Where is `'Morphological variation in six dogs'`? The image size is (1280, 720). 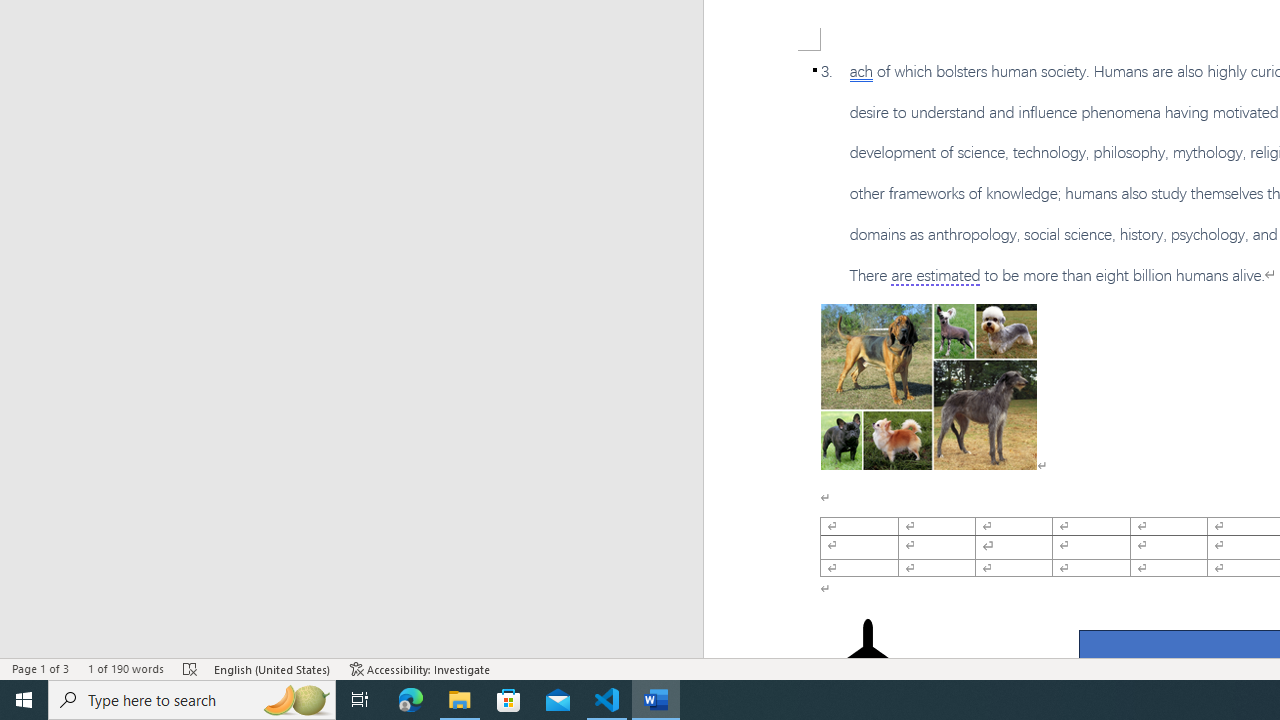 'Morphological variation in six dogs' is located at coordinates (927, 387).